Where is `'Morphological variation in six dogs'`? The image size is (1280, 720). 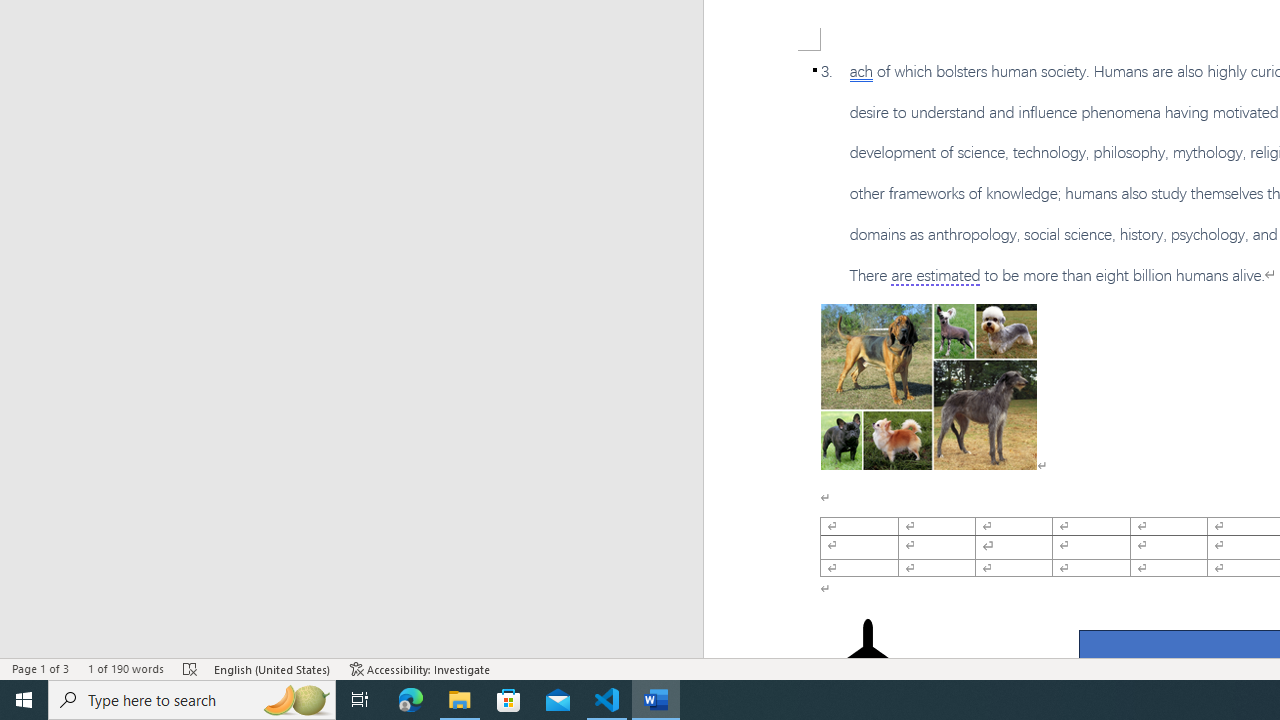 'Morphological variation in six dogs' is located at coordinates (927, 387).